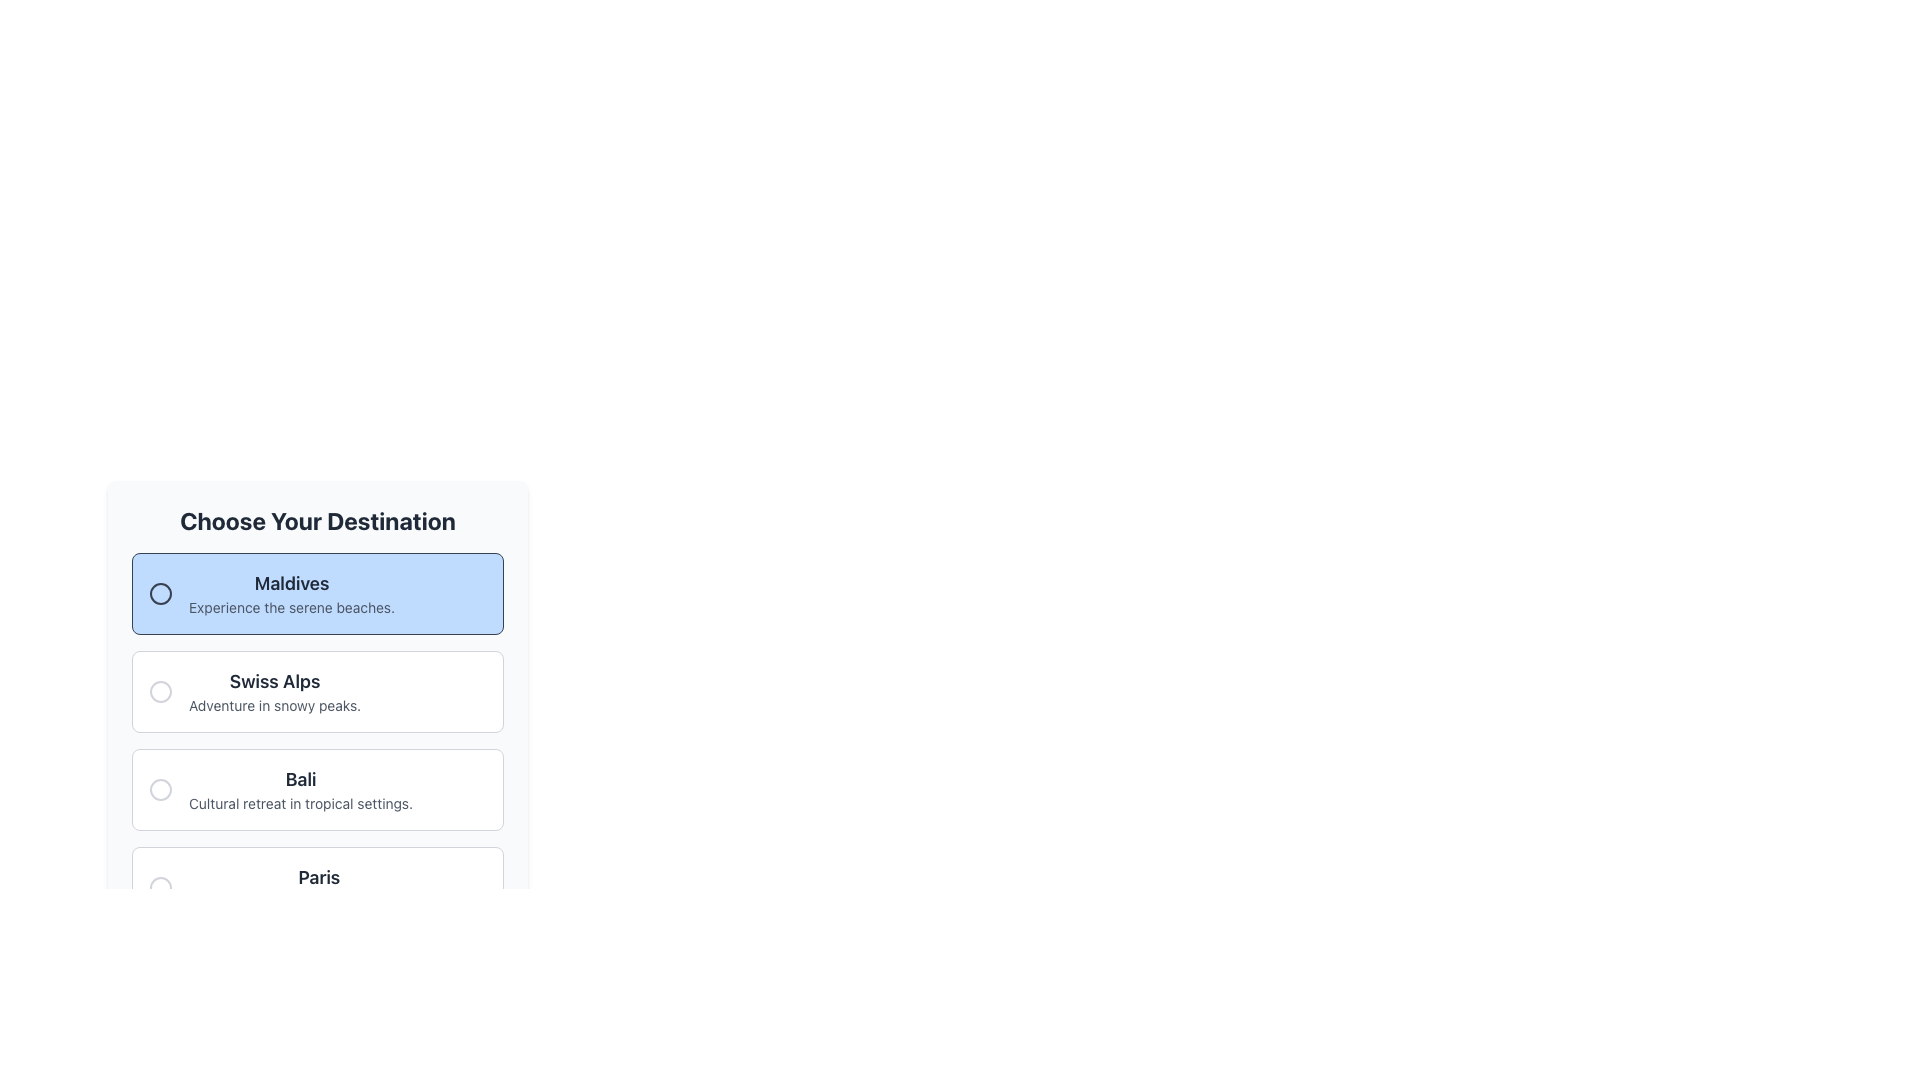 Image resolution: width=1920 pixels, height=1080 pixels. Describe the element at coordinates (300, 802) in the screenshot. I see `the grey-colored text label that reads 'Cultural retreat in tropical settings', which is located directly beneath the title 'Bali' in the destination choices section` at that location.